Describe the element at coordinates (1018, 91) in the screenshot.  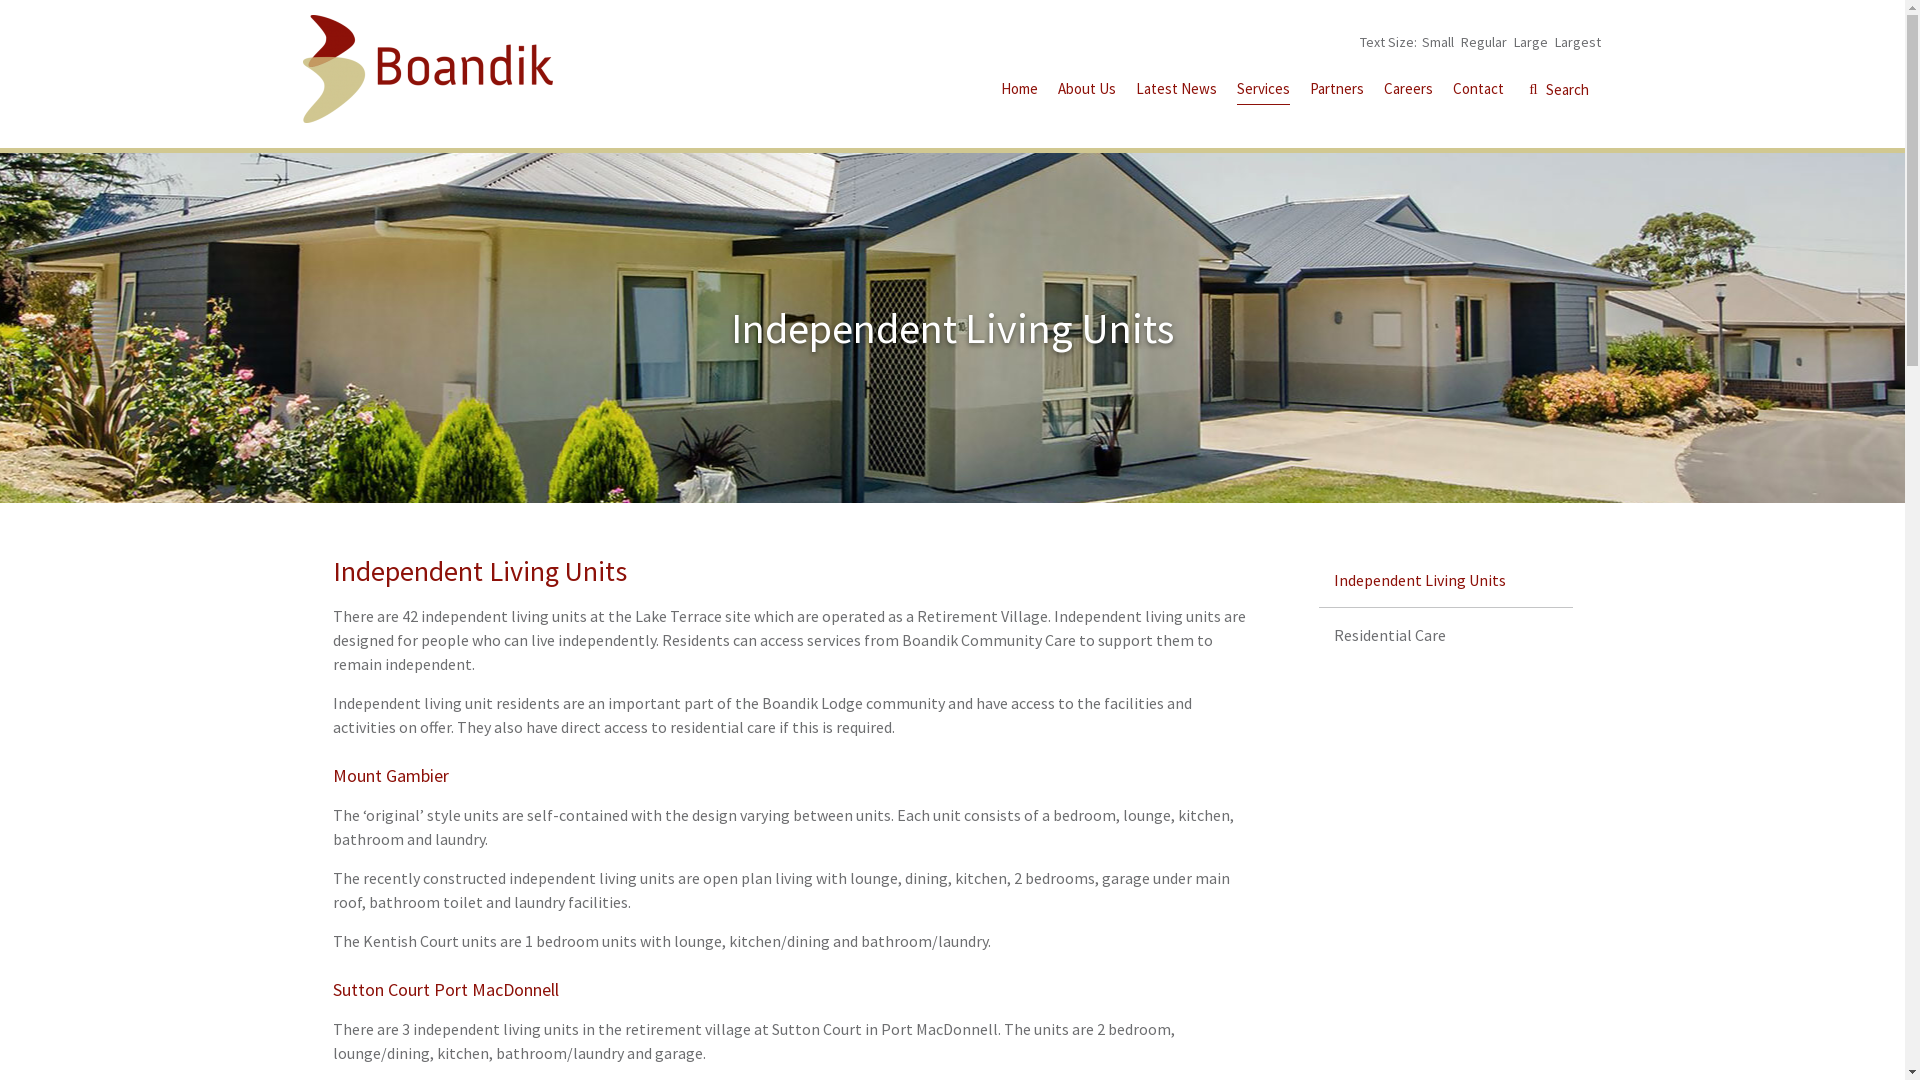
I see `'Home'` at that location.